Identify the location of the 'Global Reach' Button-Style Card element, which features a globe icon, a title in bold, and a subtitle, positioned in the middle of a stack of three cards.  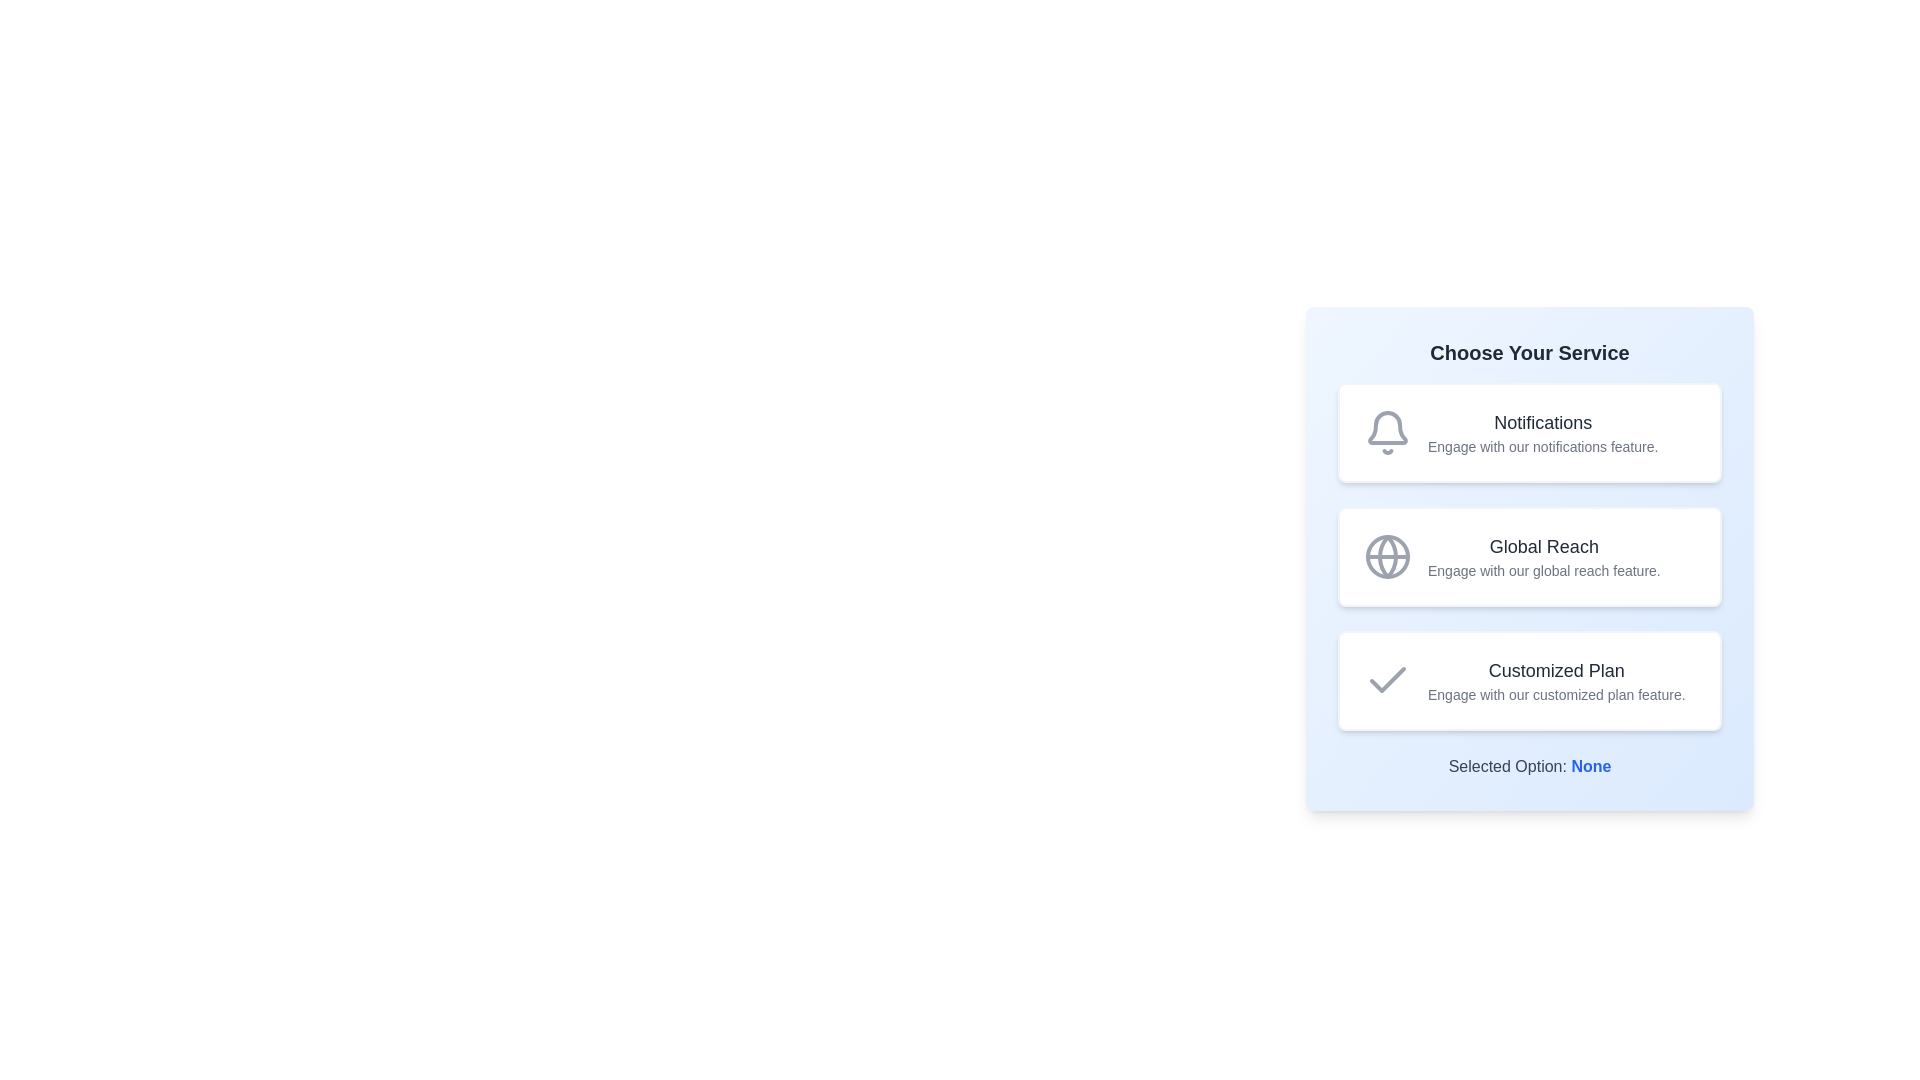
(1529, 556).